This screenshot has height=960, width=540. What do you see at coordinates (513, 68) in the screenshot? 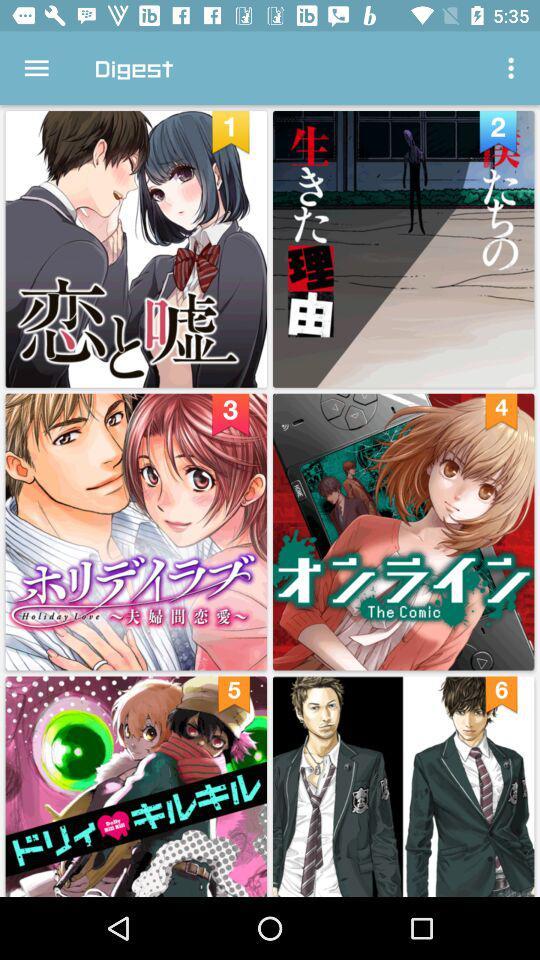
I see `the item next to the digest item` at bounding box center [513, 68].